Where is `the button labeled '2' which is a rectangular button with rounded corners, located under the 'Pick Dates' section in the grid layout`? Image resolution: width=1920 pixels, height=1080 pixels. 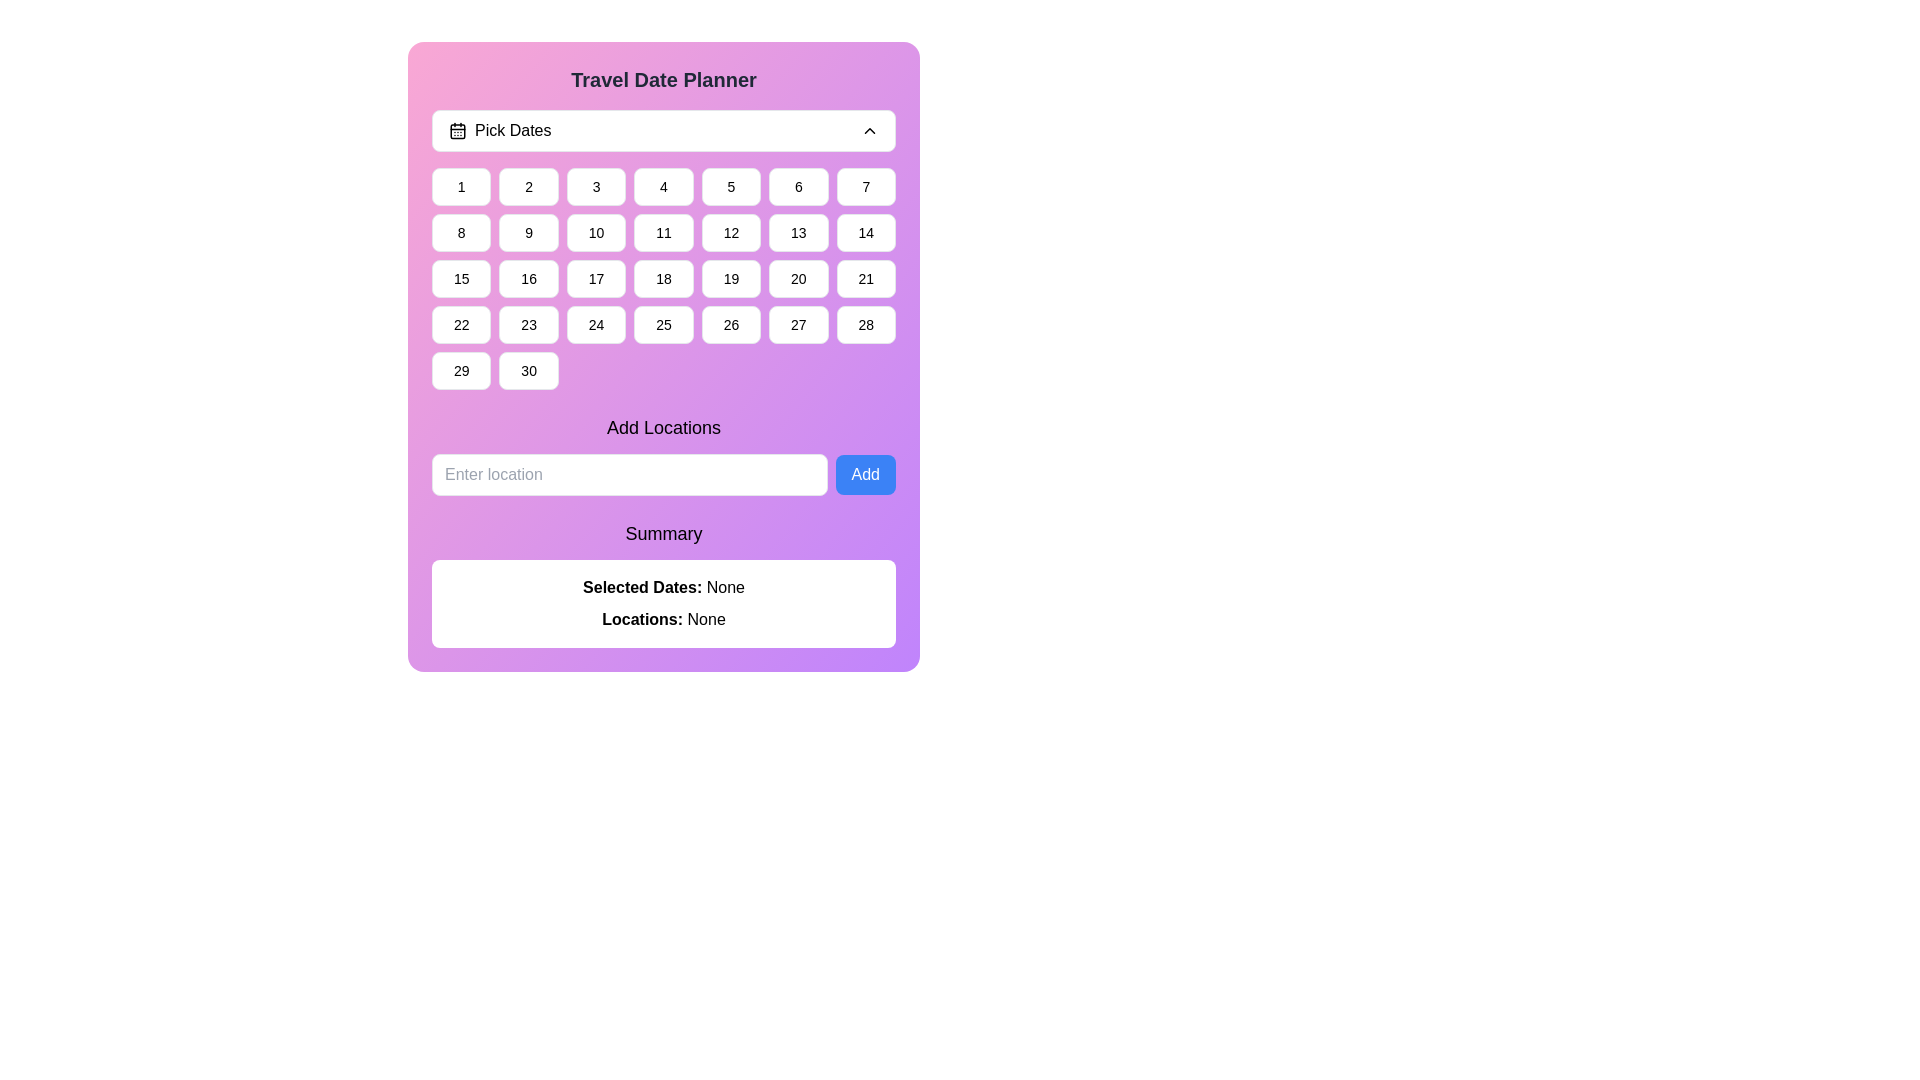
the button labeled '2' which is a rectangular button with rounded corners, located under the 'Pick Dates' section in the grid layout is located at coordinates (529, 186).